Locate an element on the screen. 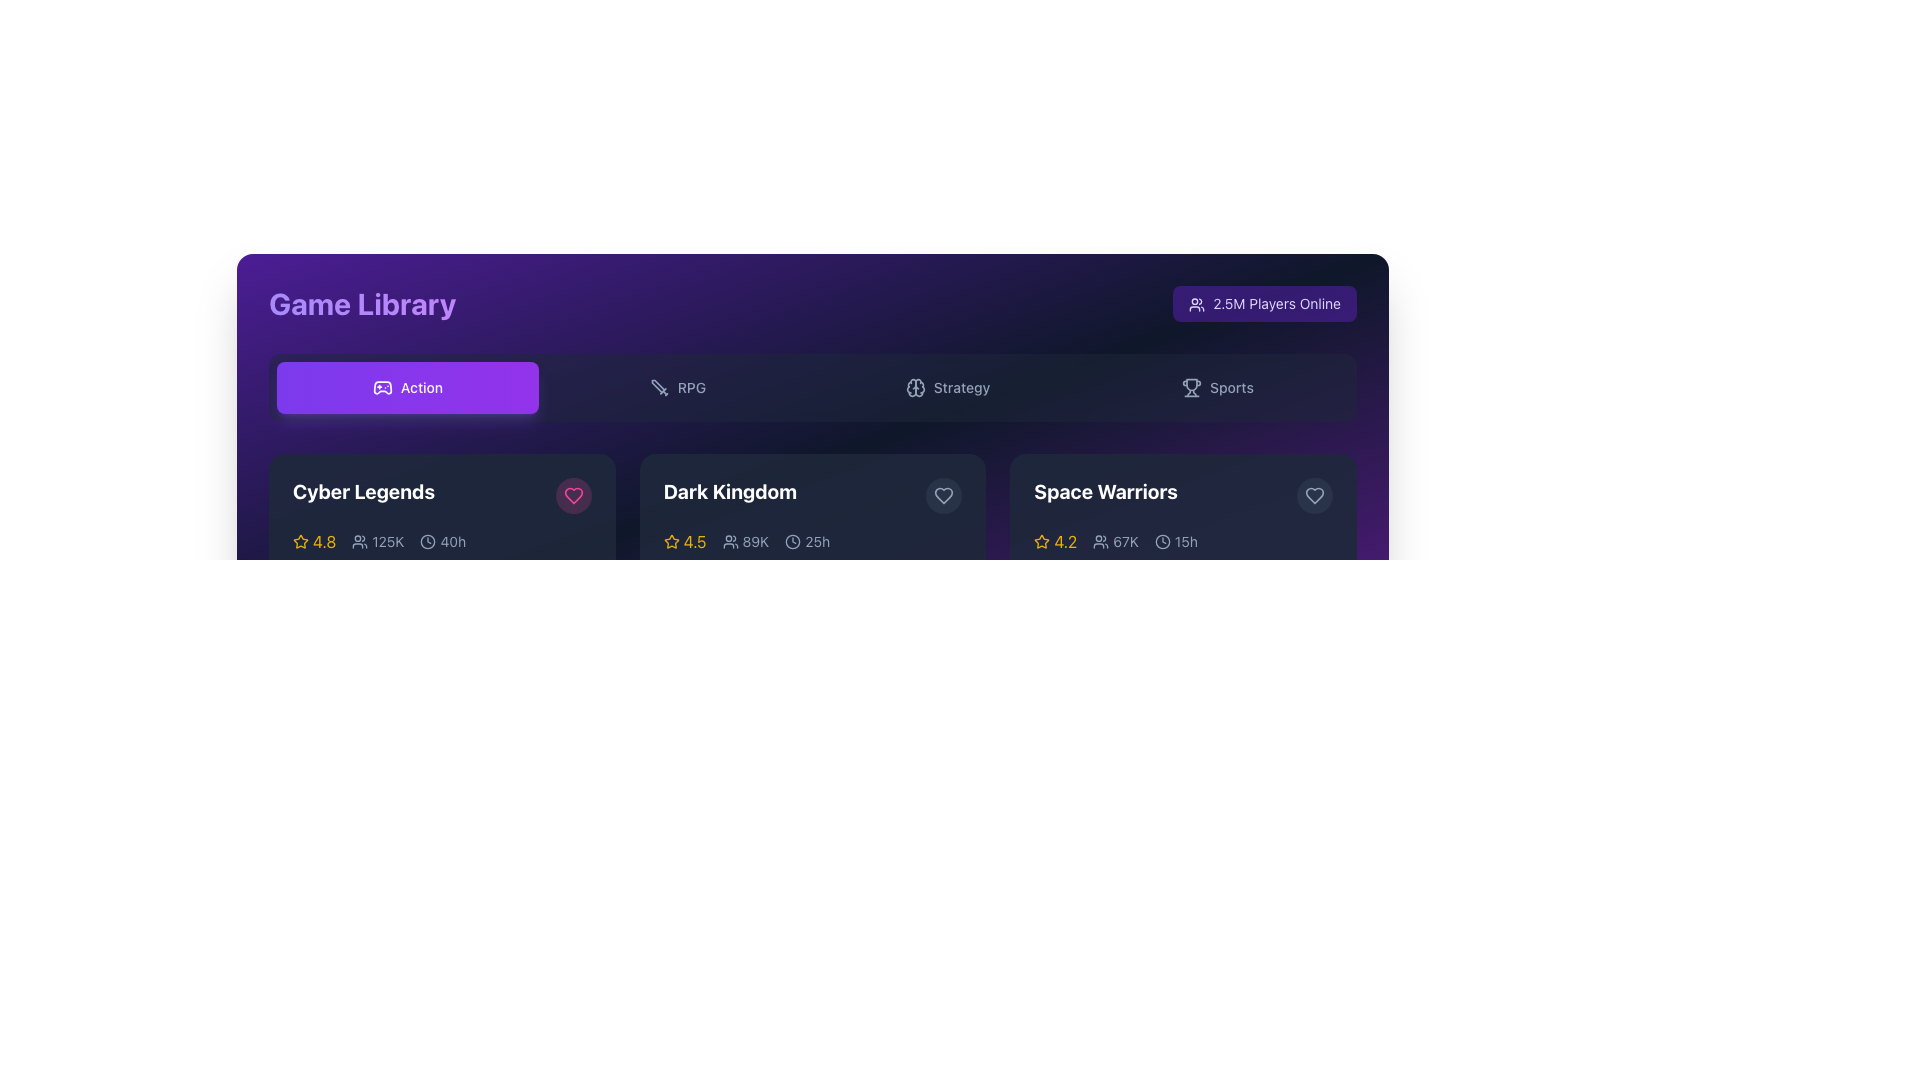 The height and width of the screenshot is (1080, 1920). the Informational Status Panel containing a yellow star icon, gray user icon, and clock icon is located at coordinates (812, 542).